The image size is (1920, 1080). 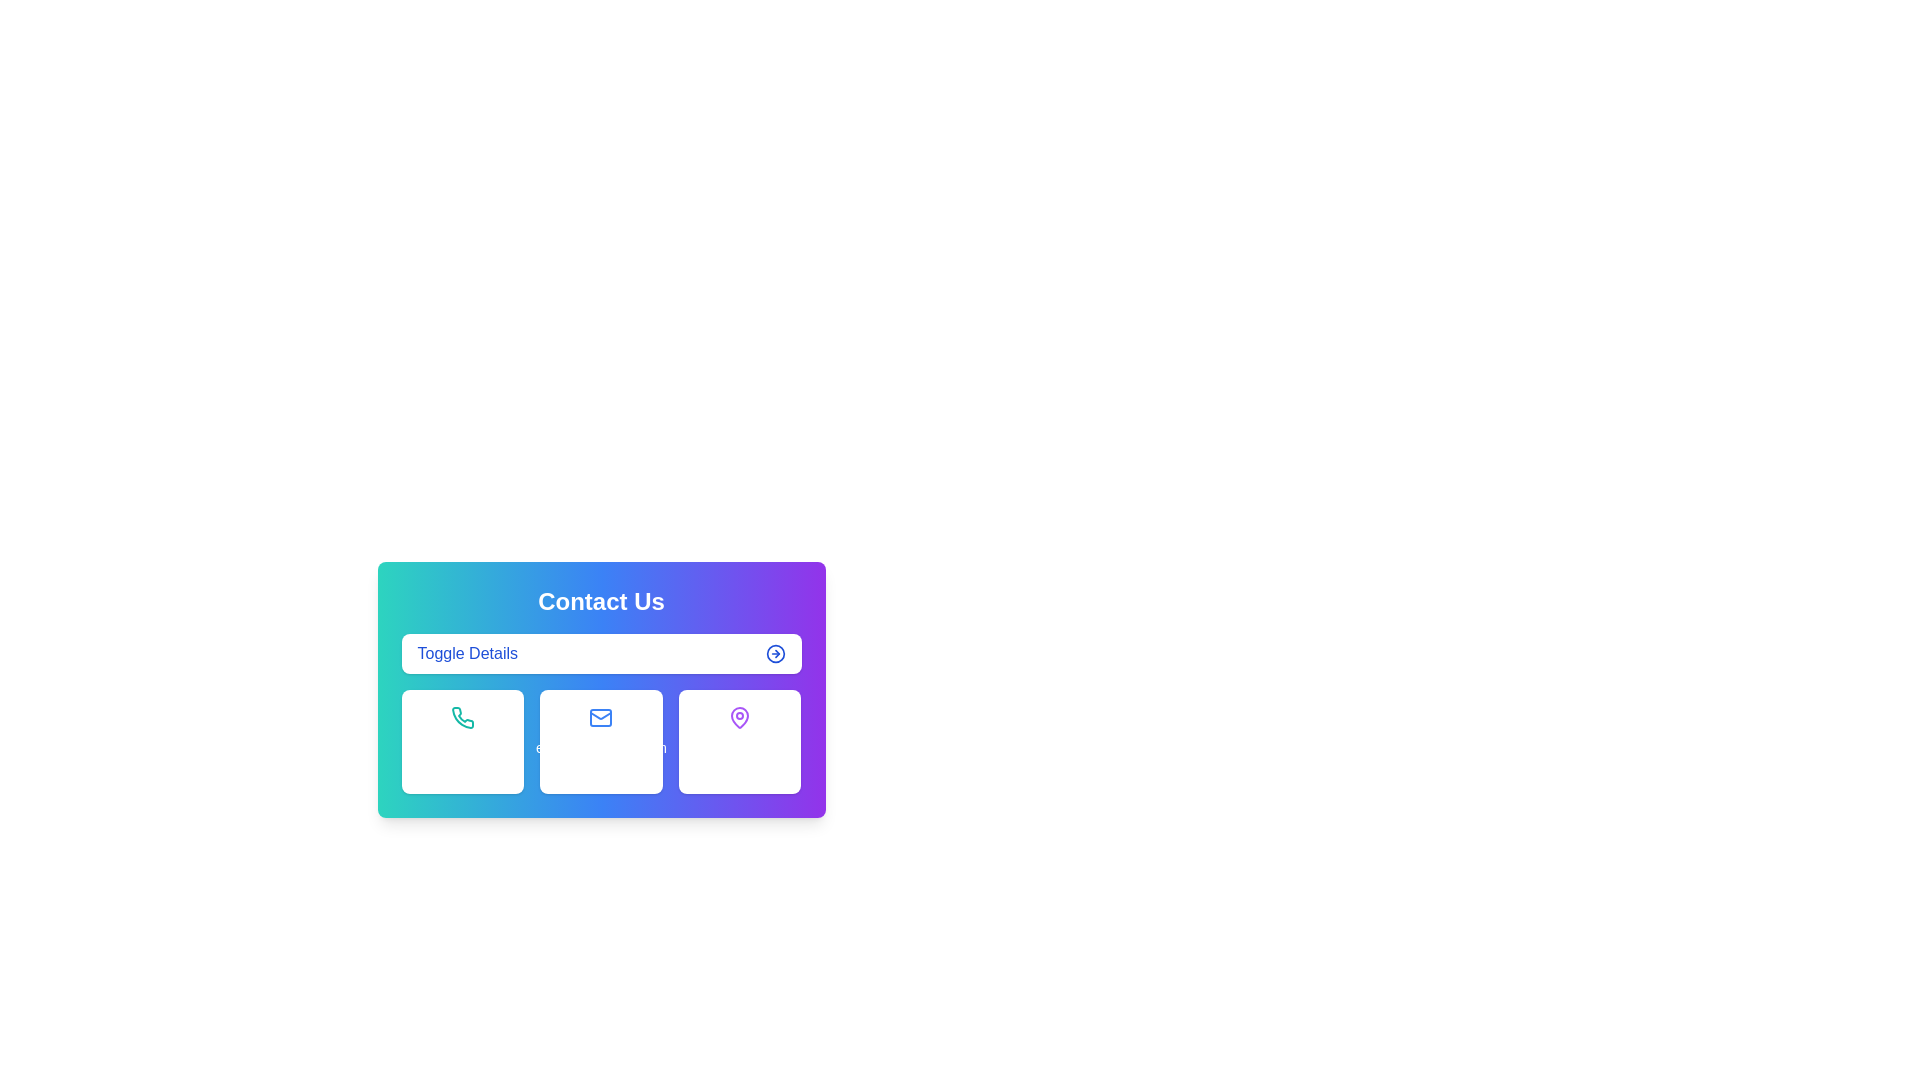 I want to click on the rectangular SVG element styled as part of an email icon, located in the middle section of the contact options row, so click(x=600, y=716).